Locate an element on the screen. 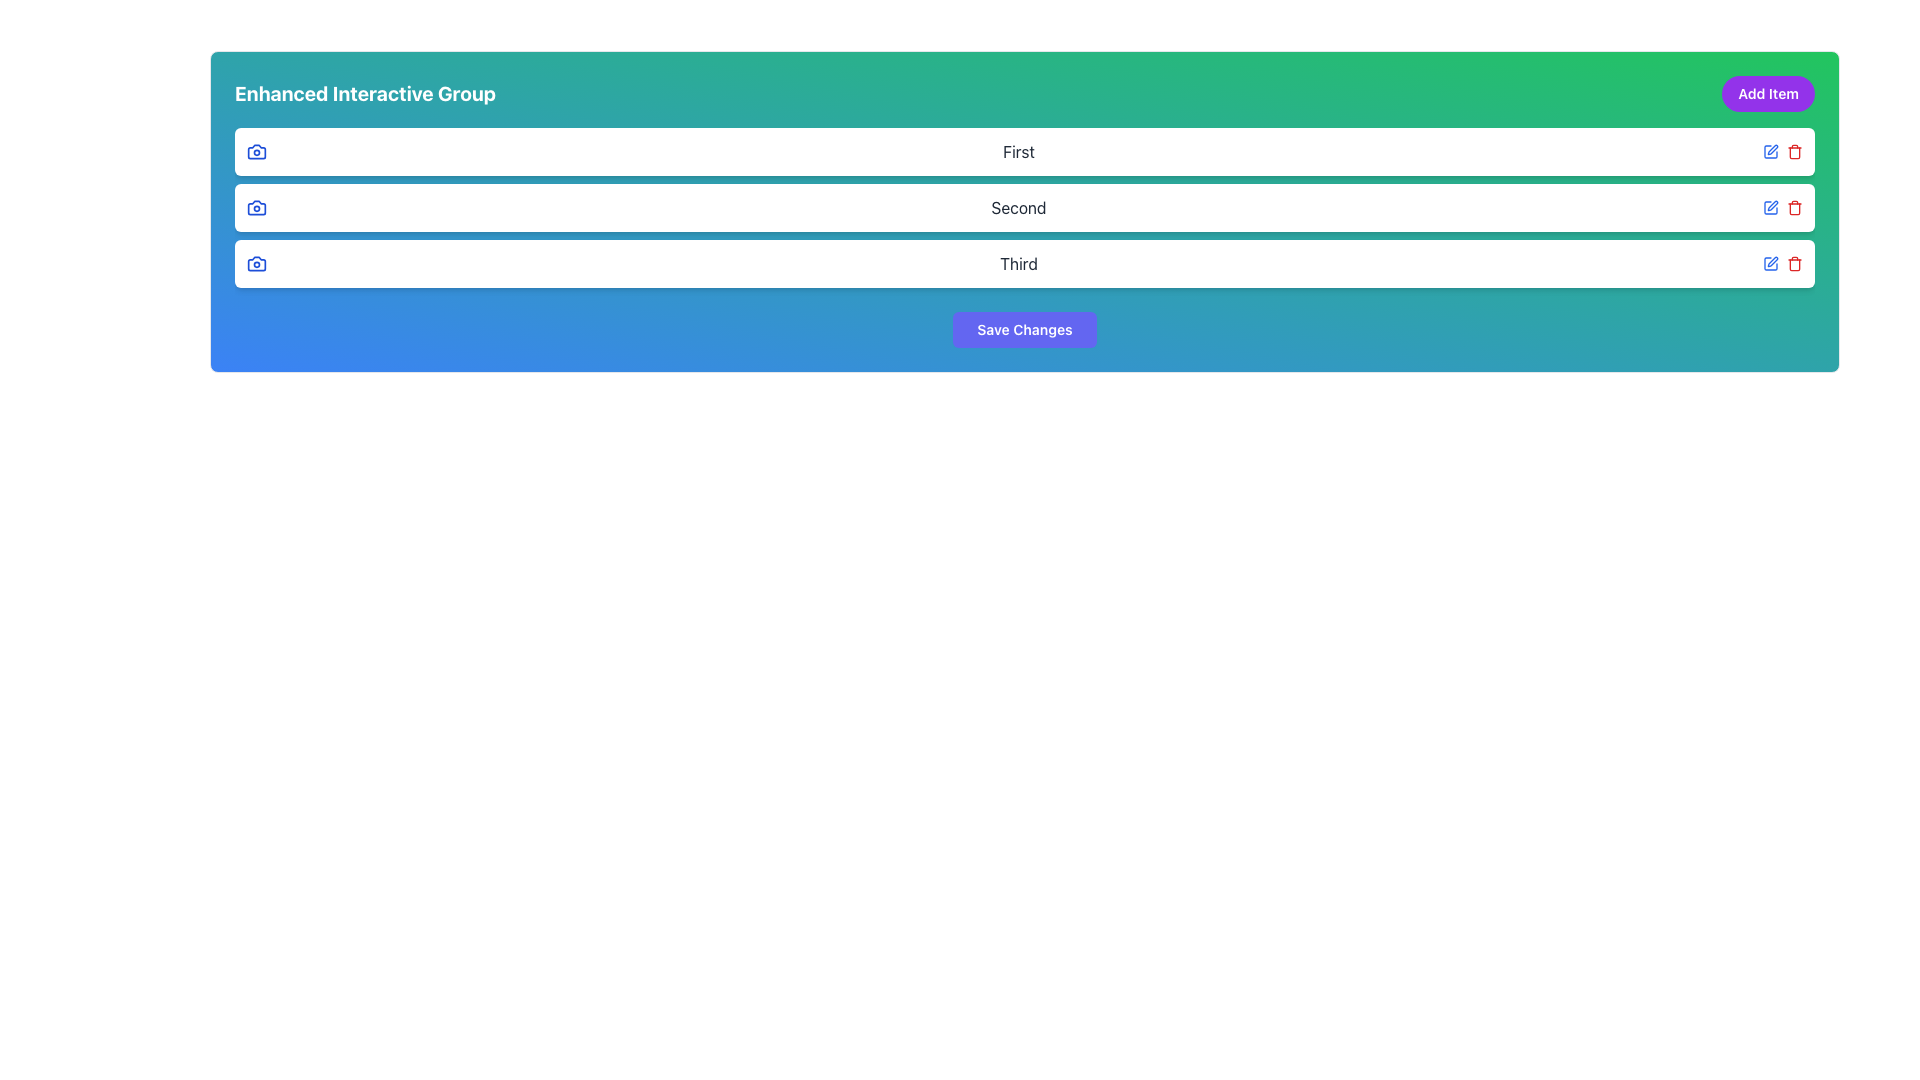 Image resolution: width=1920 pixels, height=1080 pixels. the icon button that represents editing or modifying the 'Second' item, located to the right of the text 'Second' in the second row, adjacent to a red icon is located at coordinates (1771, 208).